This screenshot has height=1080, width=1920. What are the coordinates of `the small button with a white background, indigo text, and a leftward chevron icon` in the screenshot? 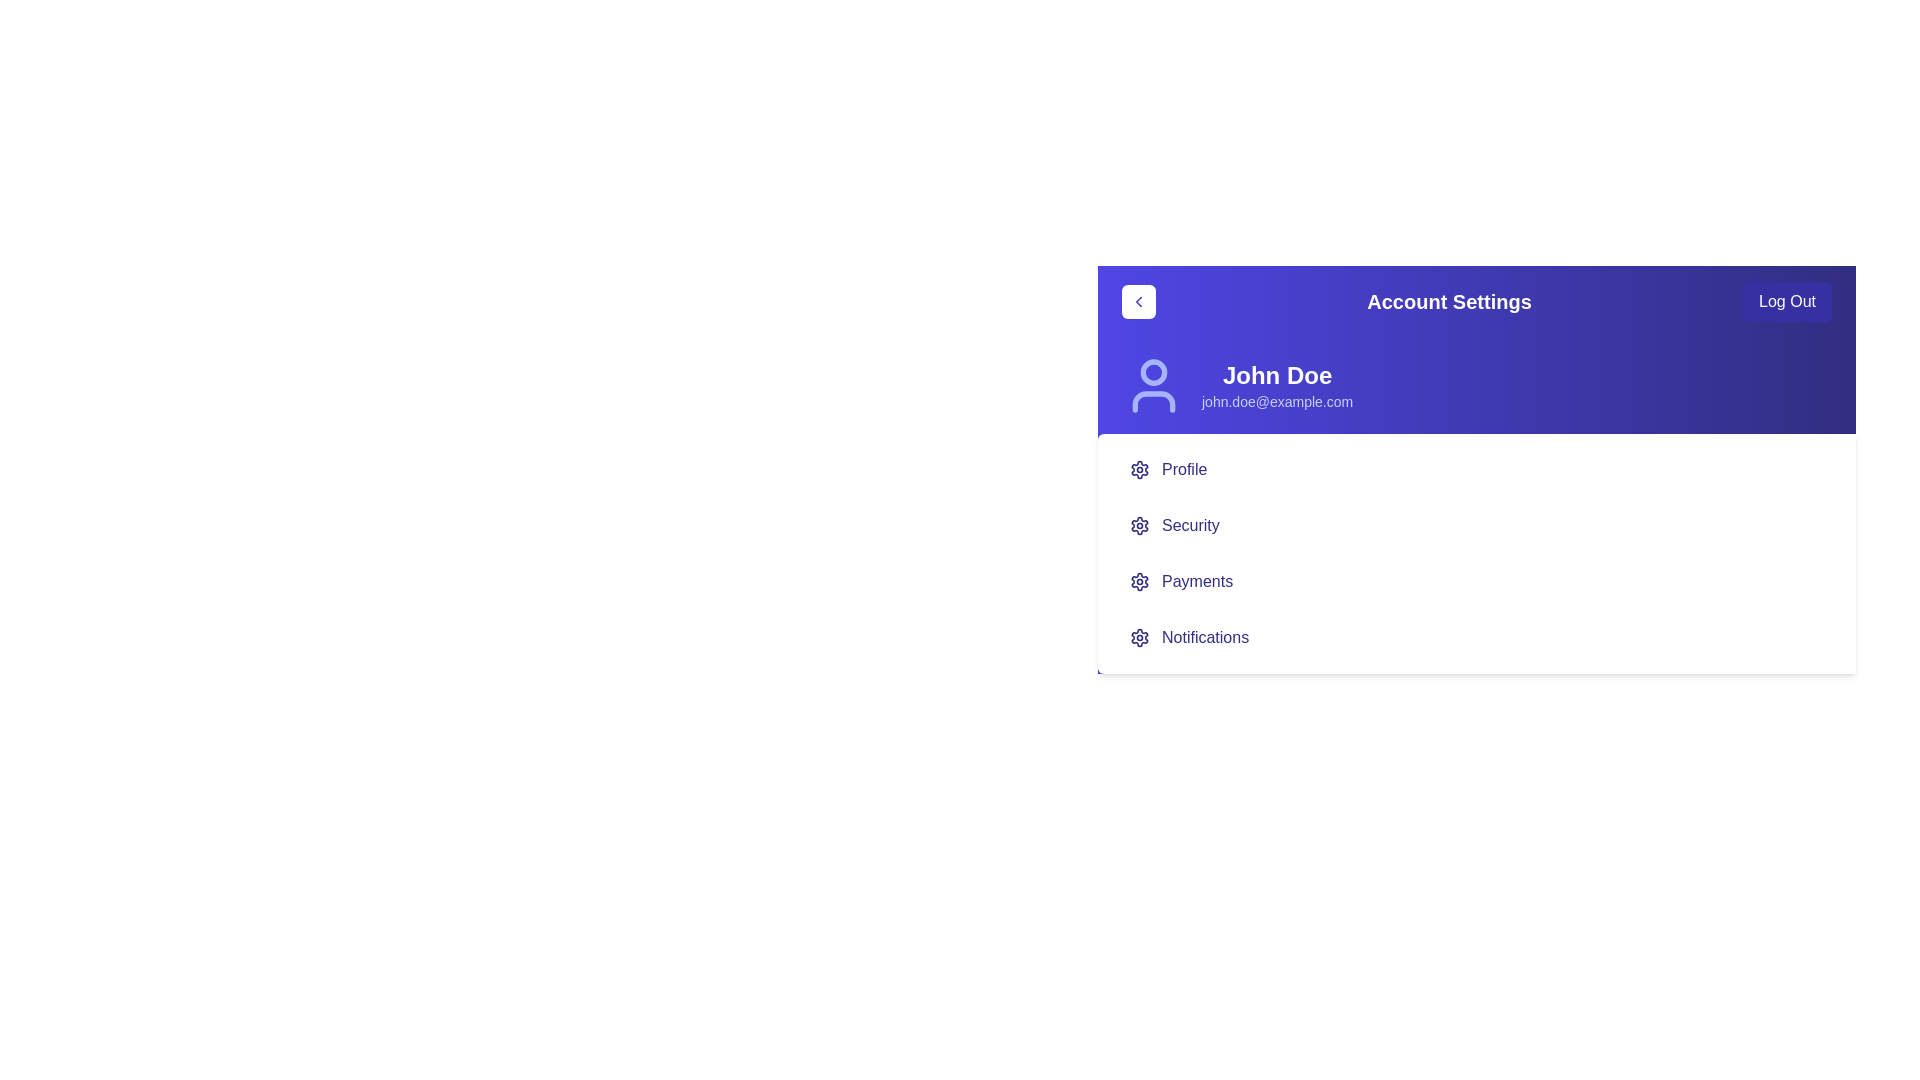 It's located at (1138, 301).